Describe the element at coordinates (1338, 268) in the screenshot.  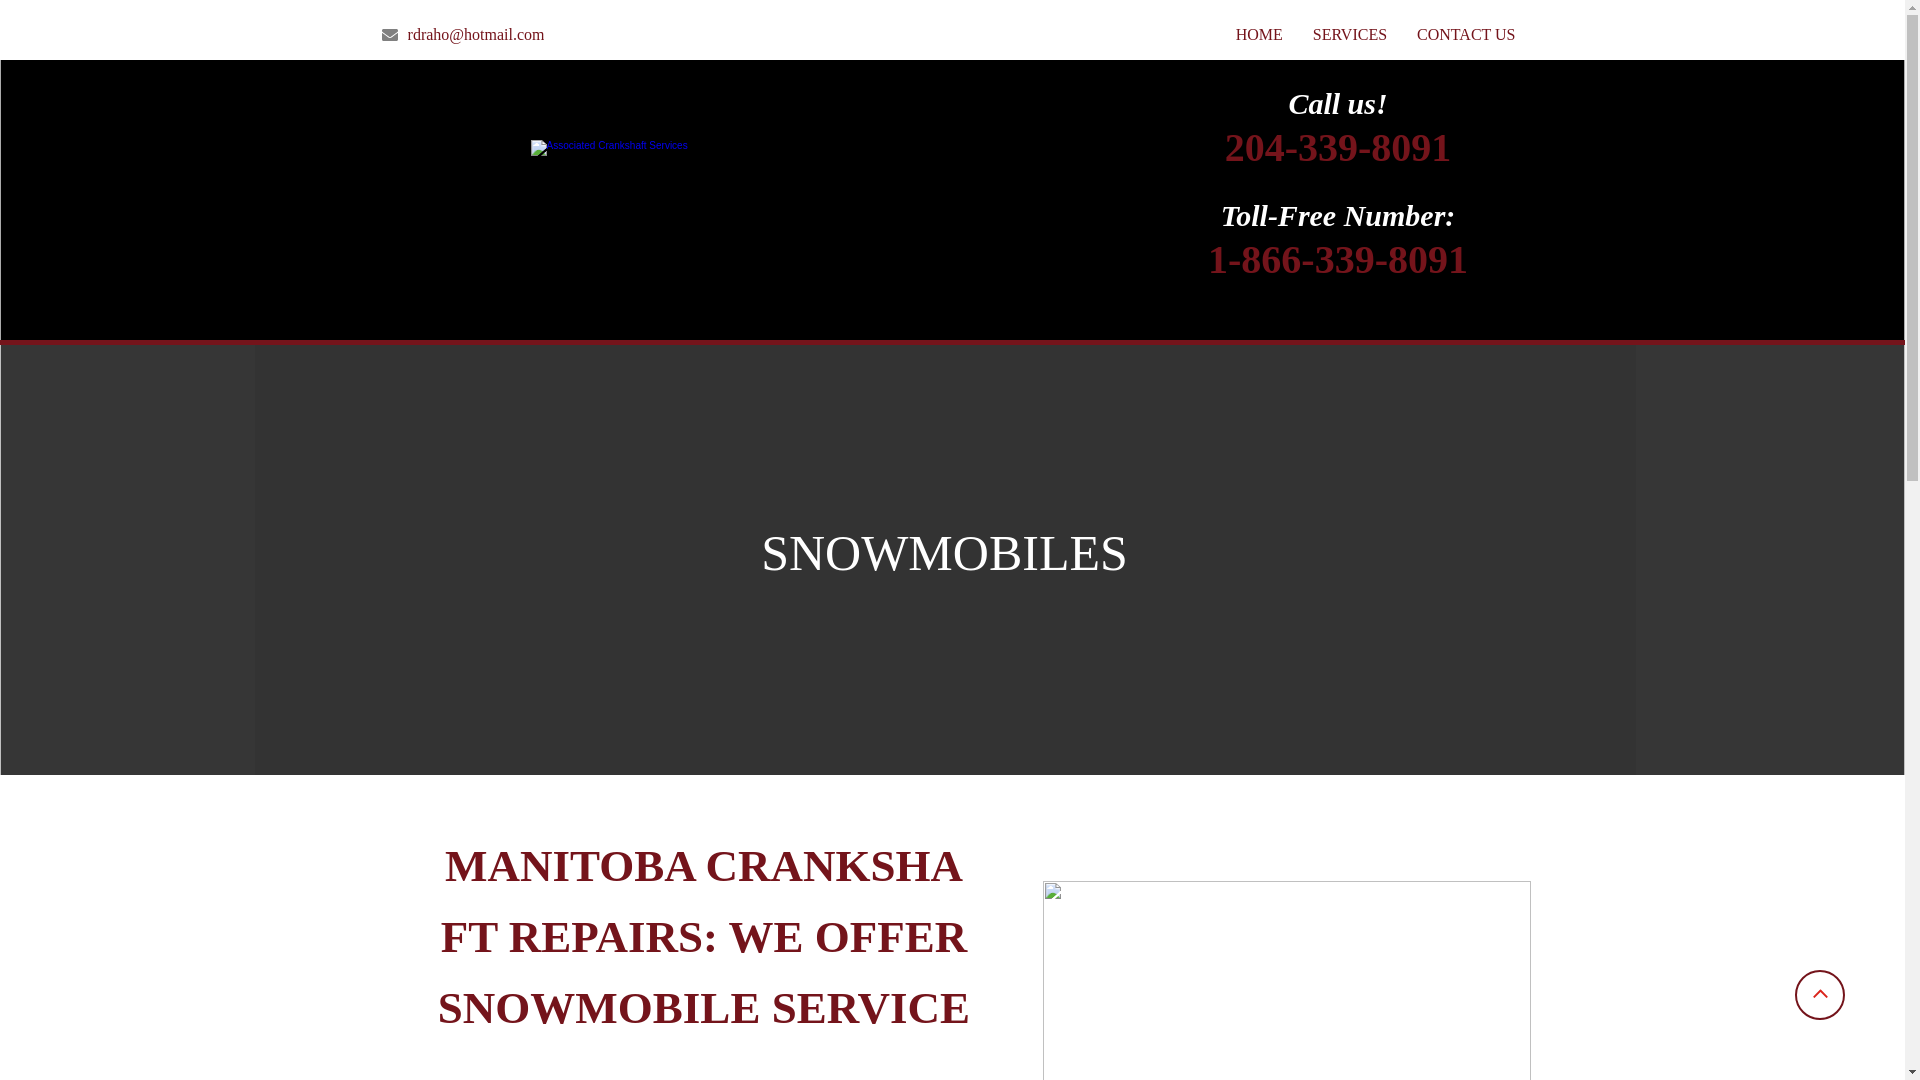
I see `'1-866-339-8091'` at that location.